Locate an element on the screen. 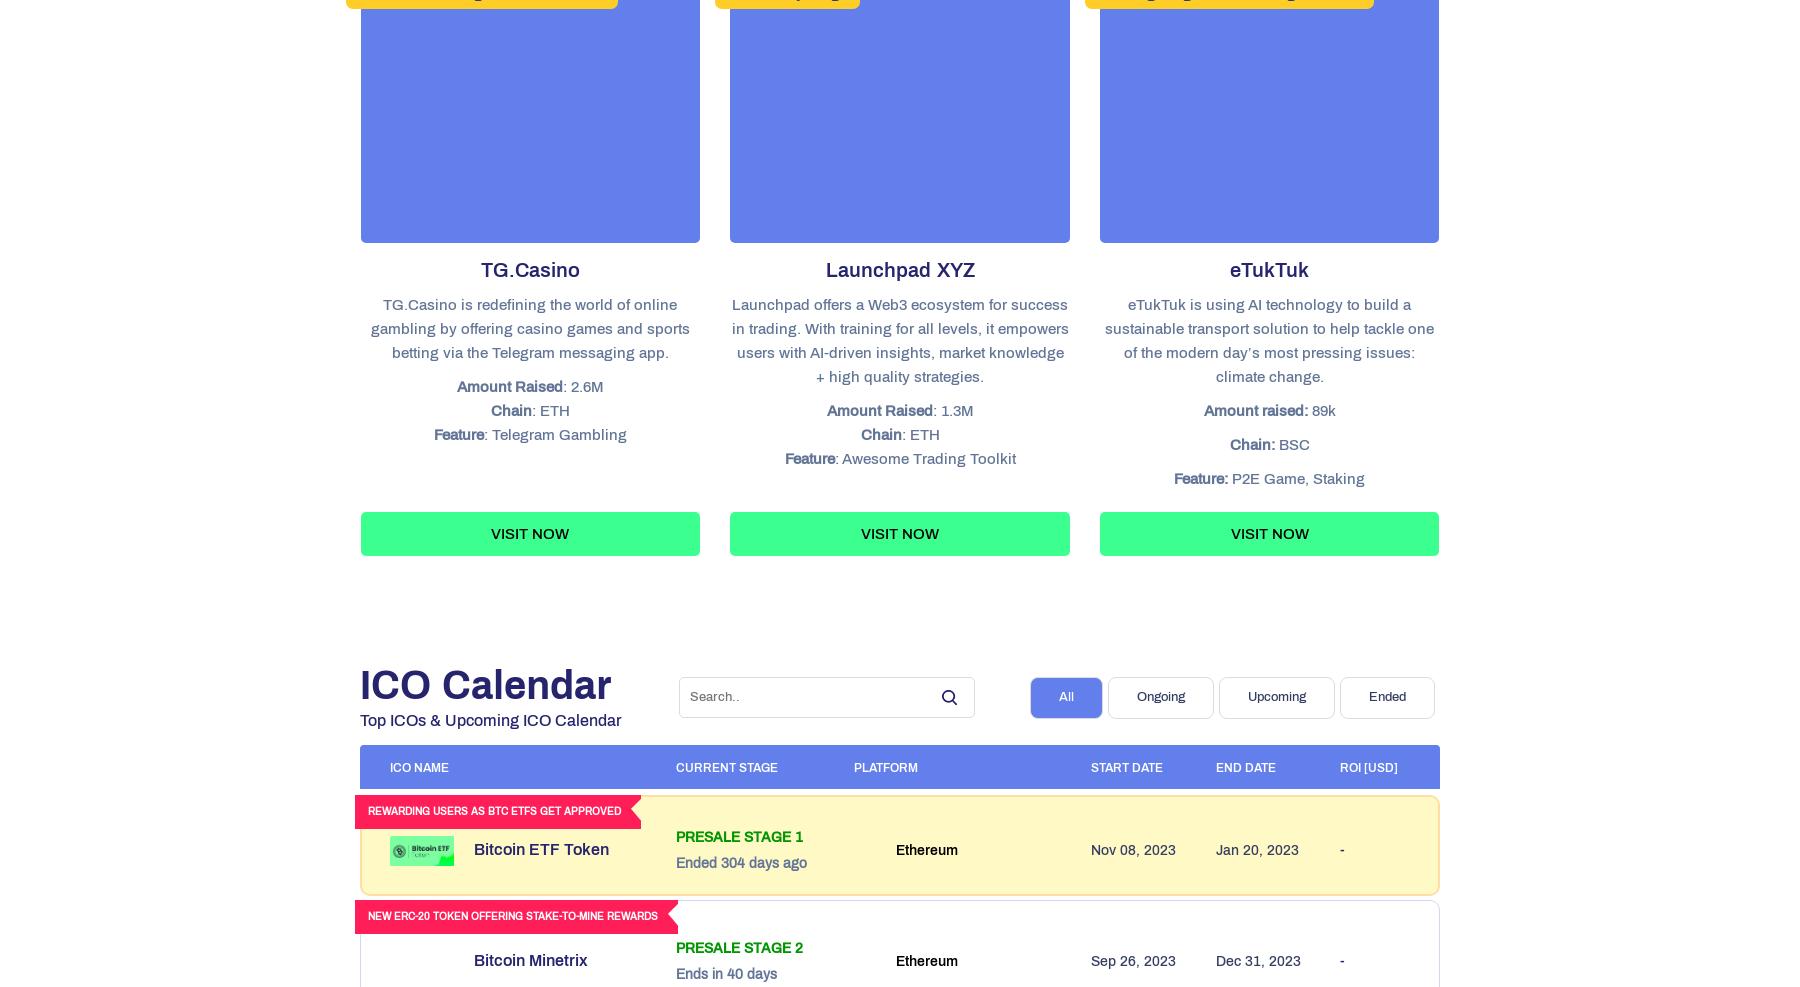  'Rewarding Users as BTC ETFs Get Approved' is located at coordinates (493, 811).